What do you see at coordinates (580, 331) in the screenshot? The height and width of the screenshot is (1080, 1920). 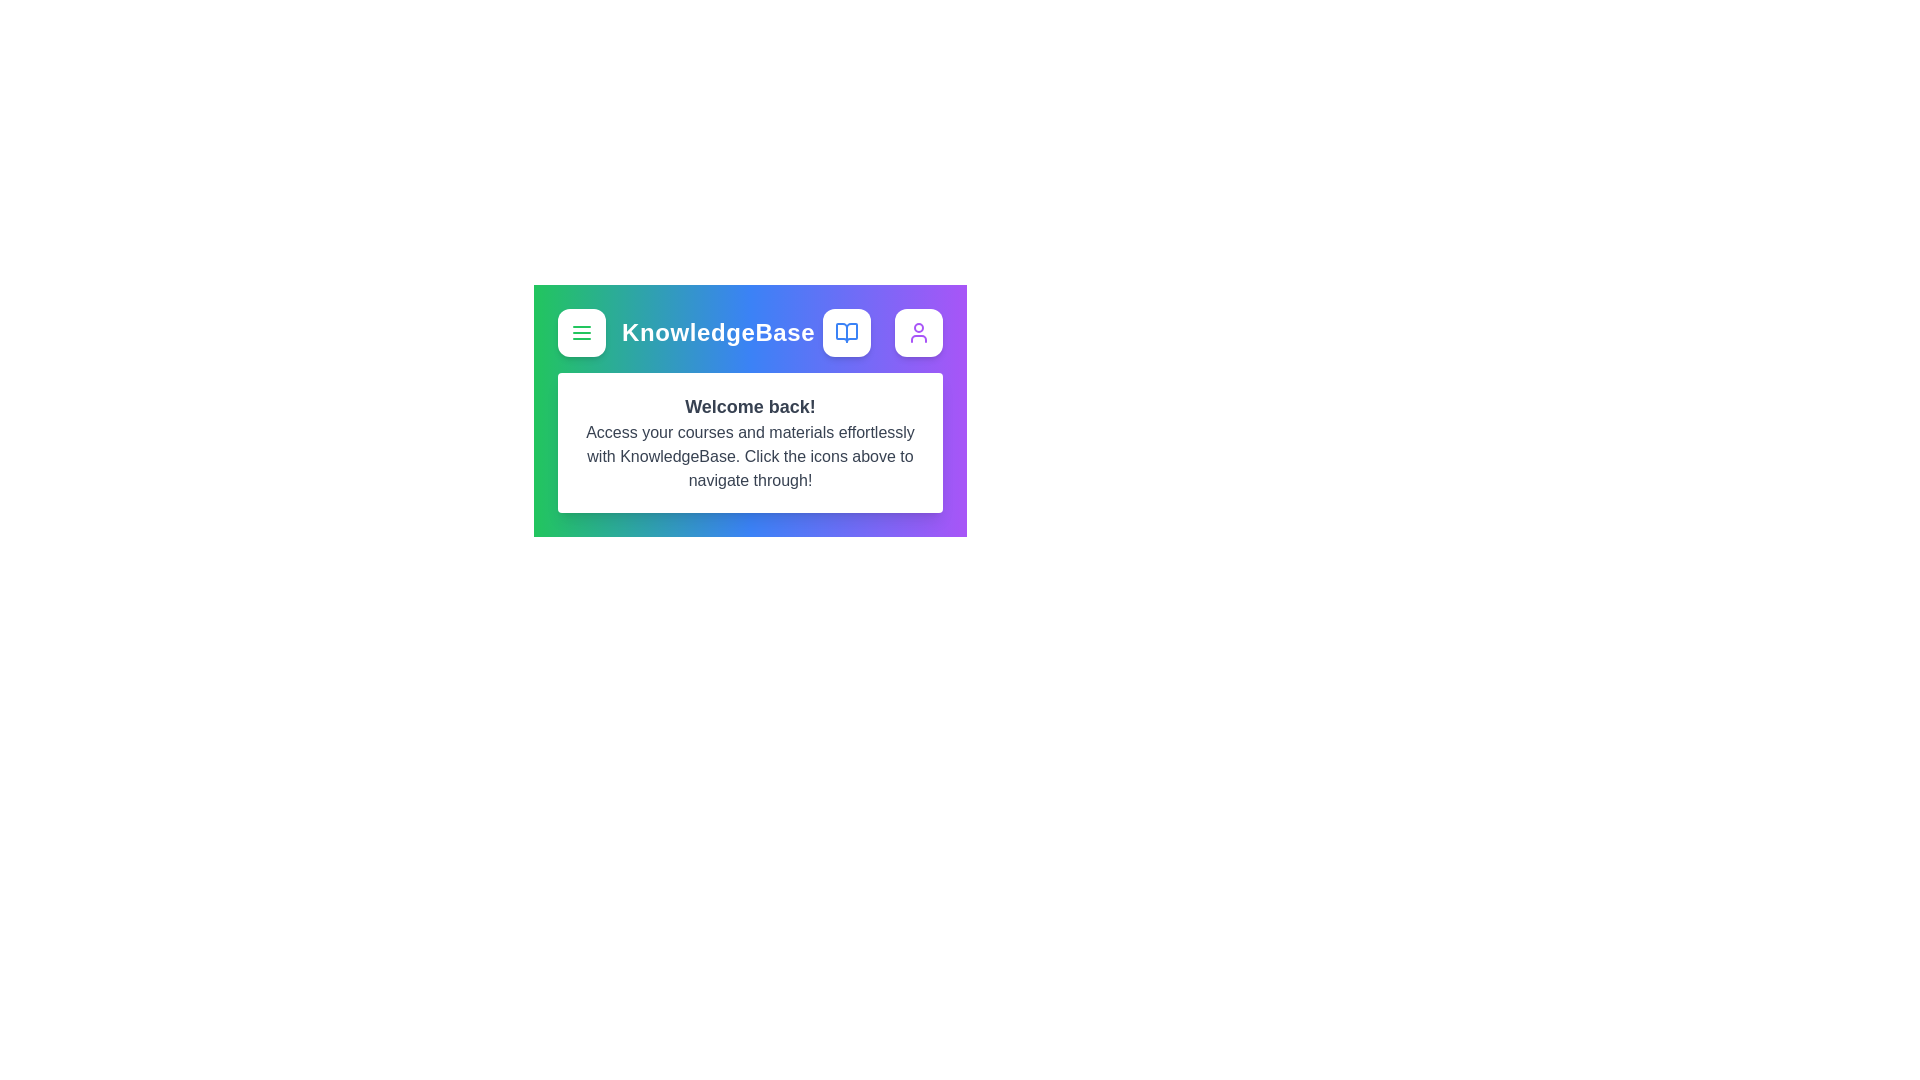 I see `menu button to open the navigation menu` at bounding box center [580, 331].